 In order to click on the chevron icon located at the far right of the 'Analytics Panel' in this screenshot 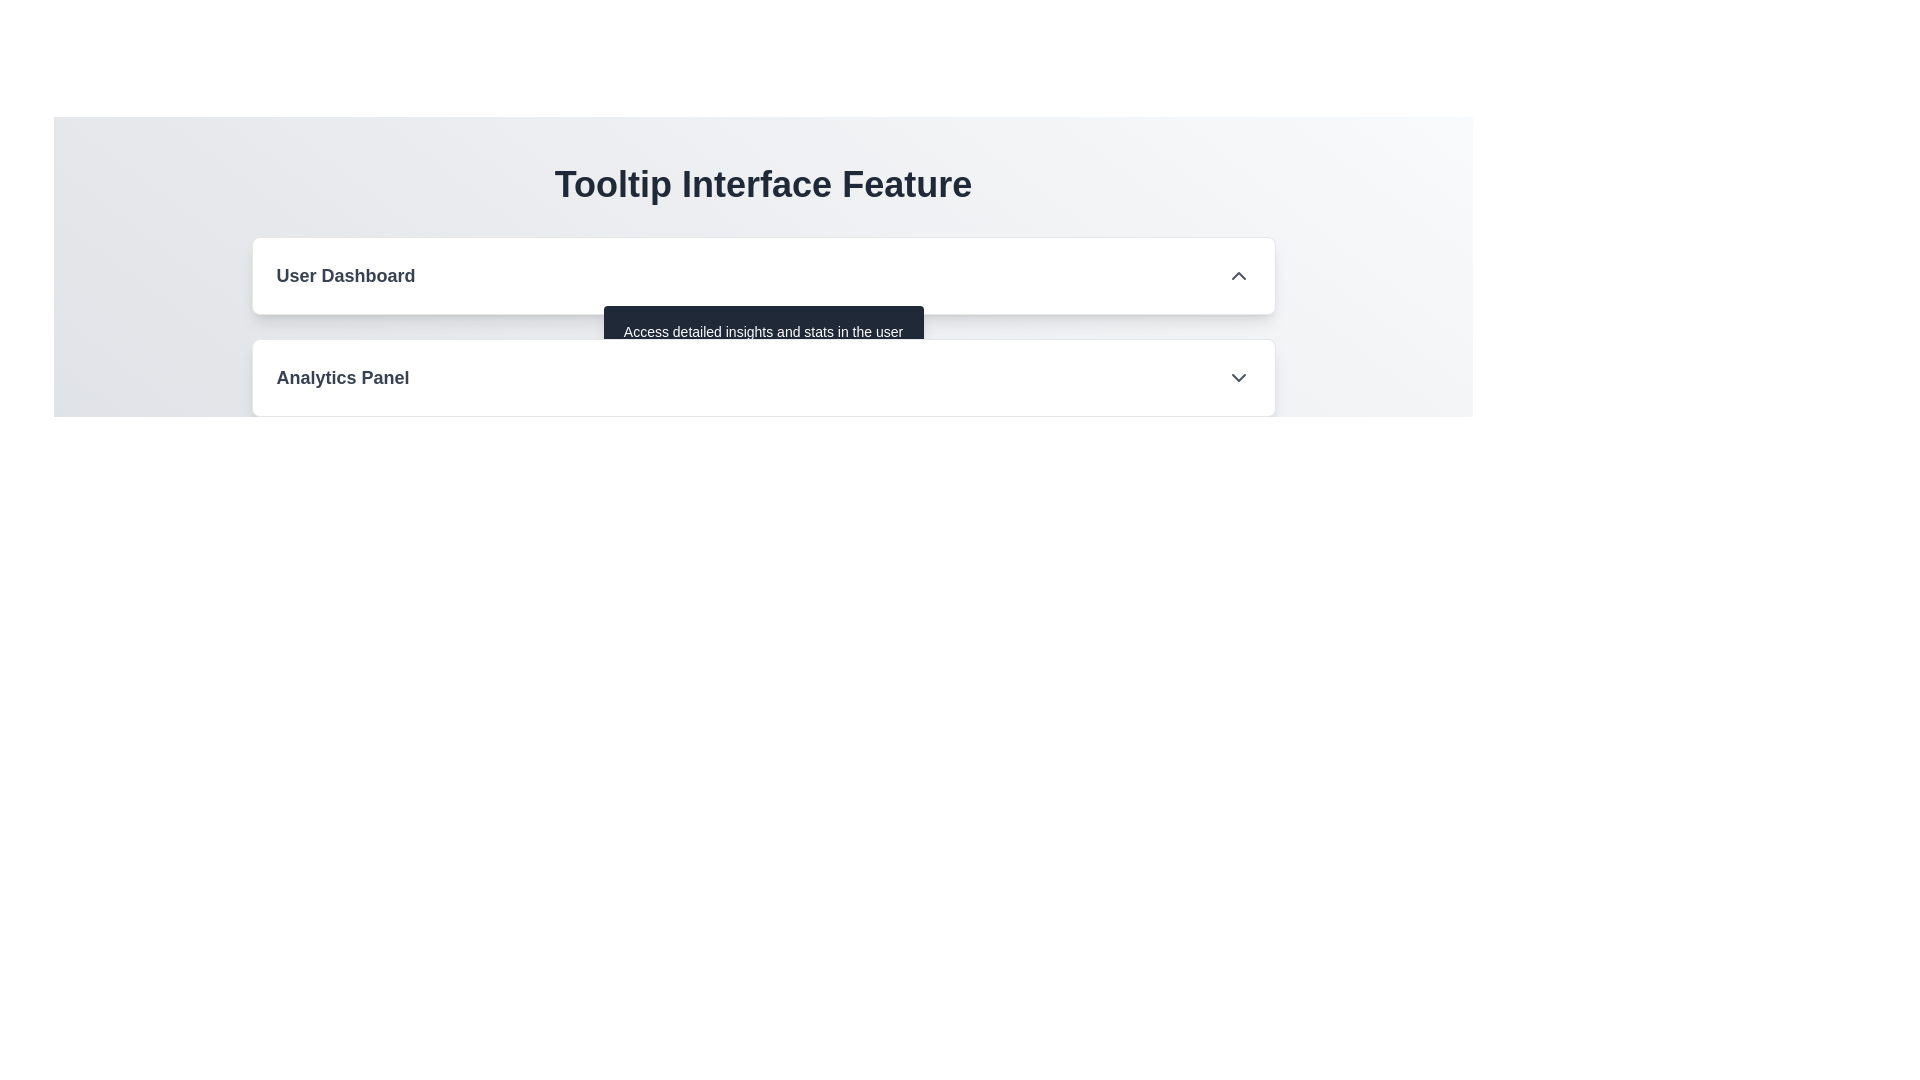, I will do `click(1237, 378)`.